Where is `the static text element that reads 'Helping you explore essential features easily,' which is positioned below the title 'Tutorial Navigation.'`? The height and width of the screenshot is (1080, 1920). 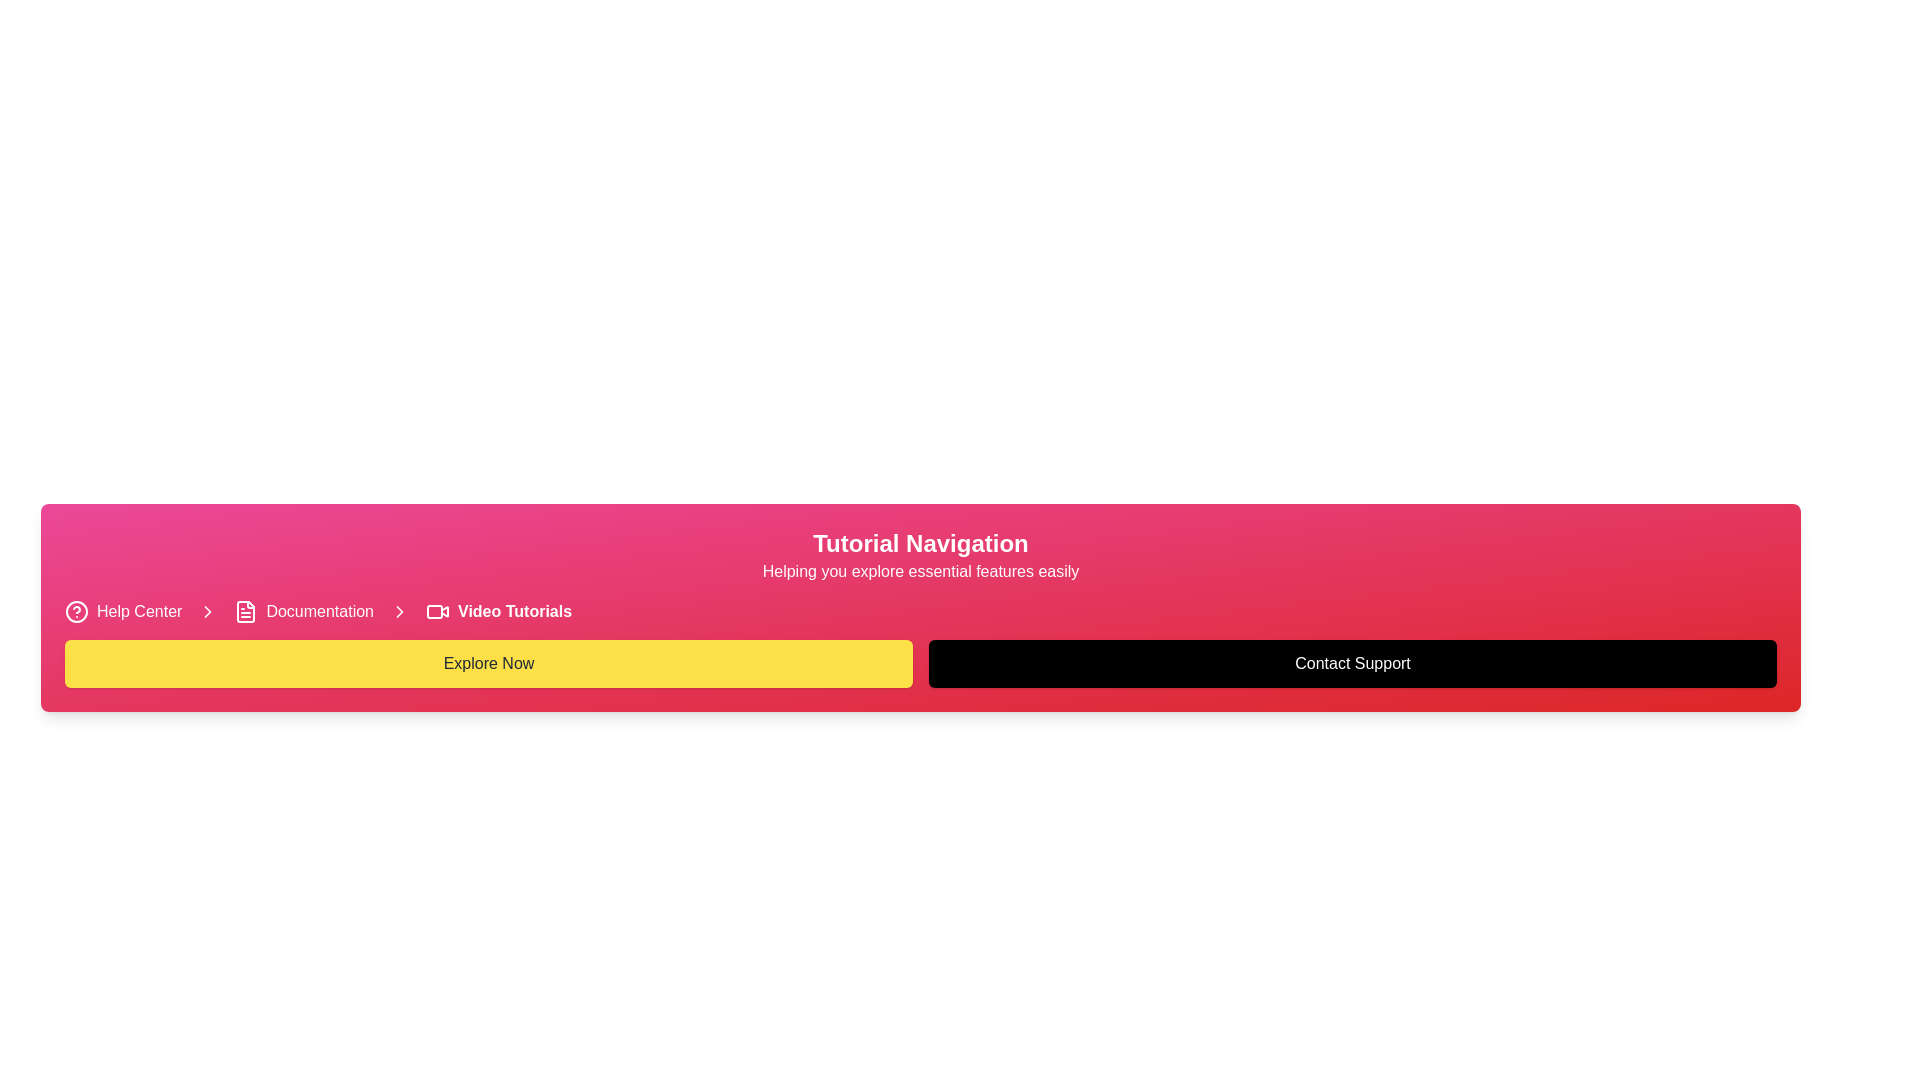 the static text element that reads 'Helping you explore essential features easily,' which is positioned below the title 'Tutorial Navigation.' is located at coordinates (920, 571).